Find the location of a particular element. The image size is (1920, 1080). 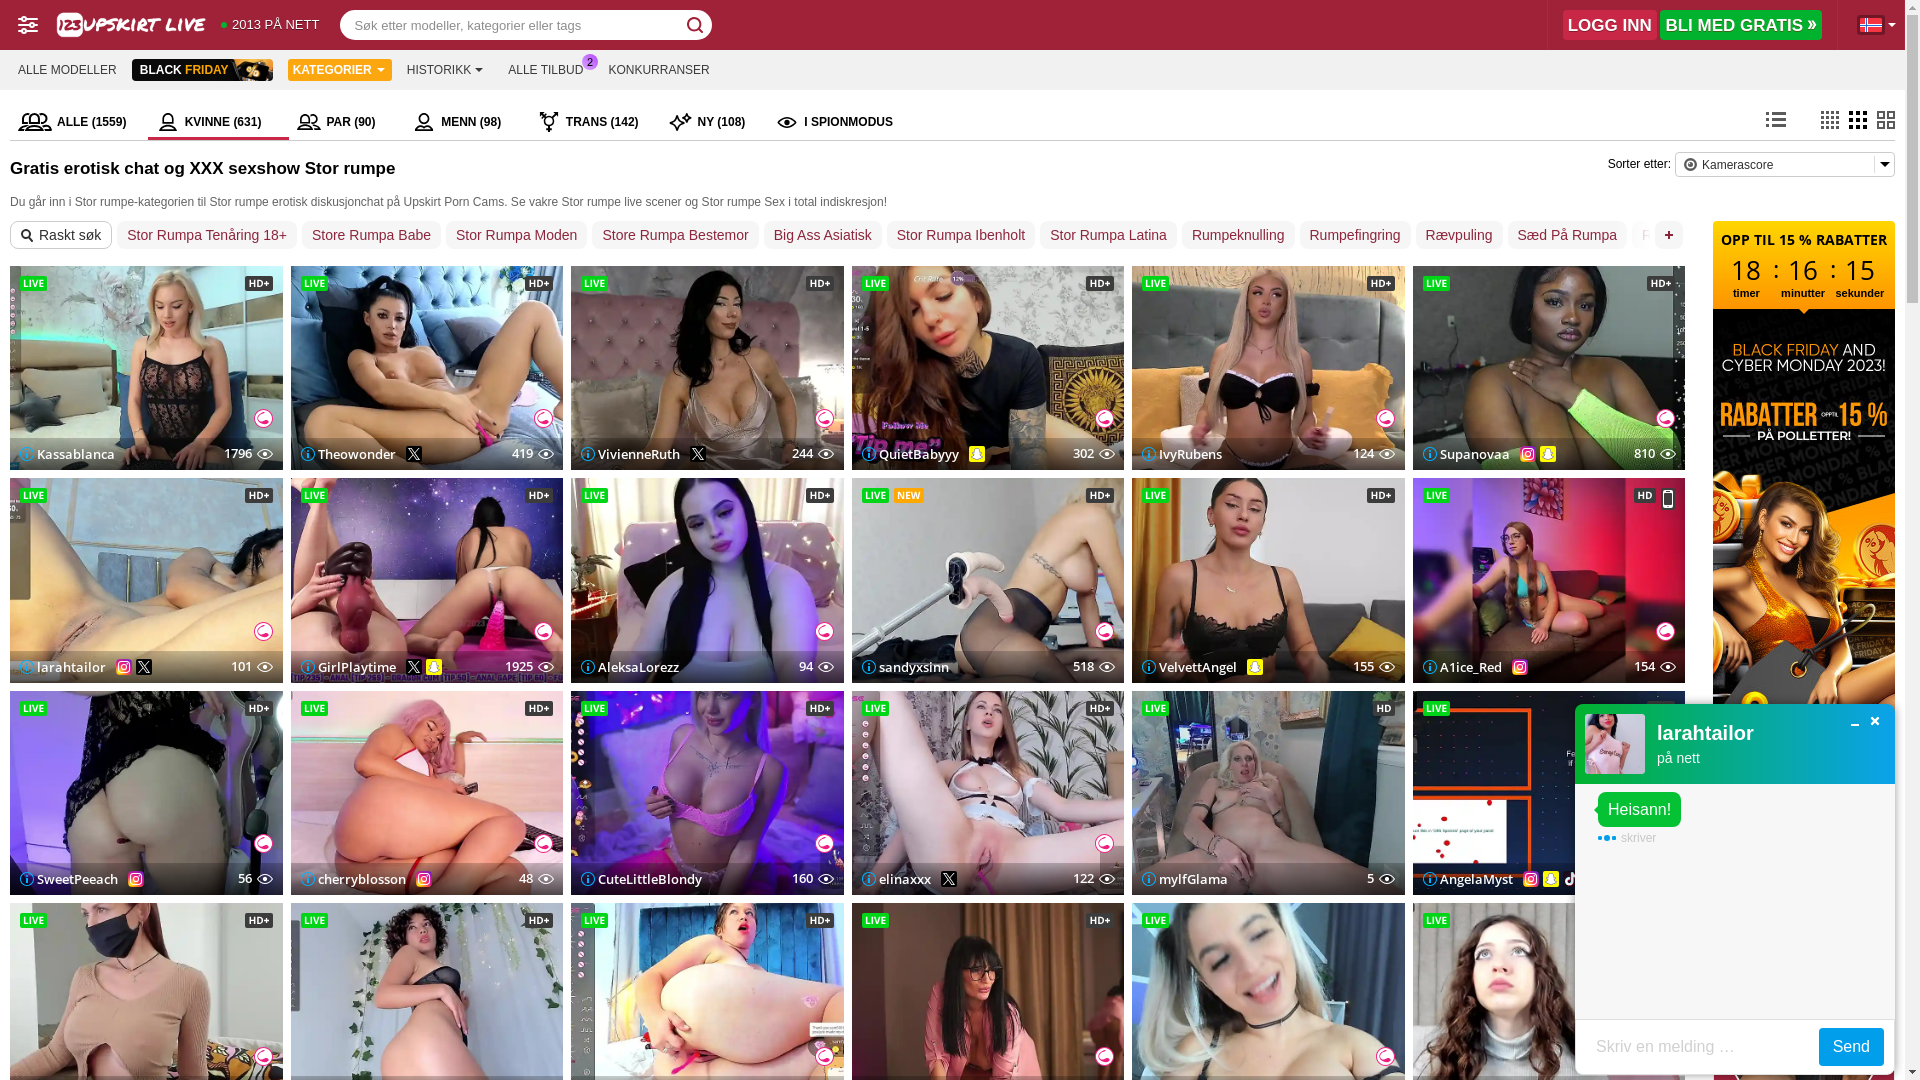

'LOGG INN' is located at coordinates (1562, 24).